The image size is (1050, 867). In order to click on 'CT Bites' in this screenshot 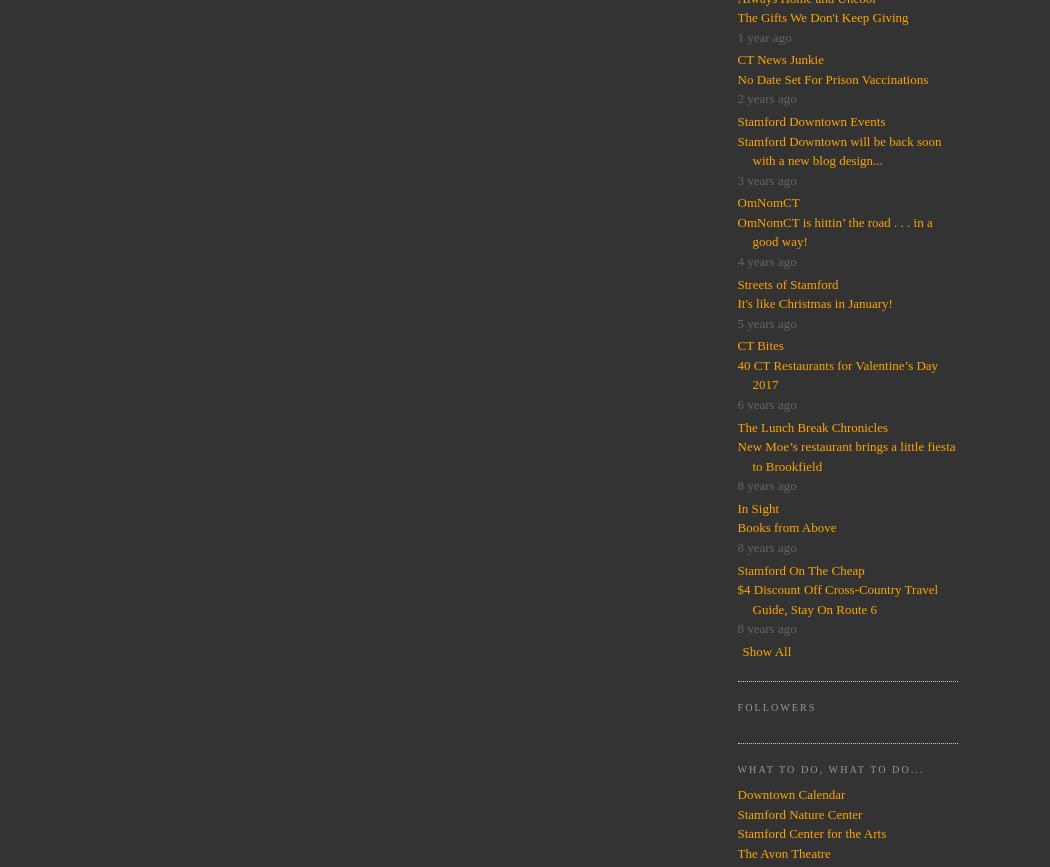, I will do `click(759, 345)`.